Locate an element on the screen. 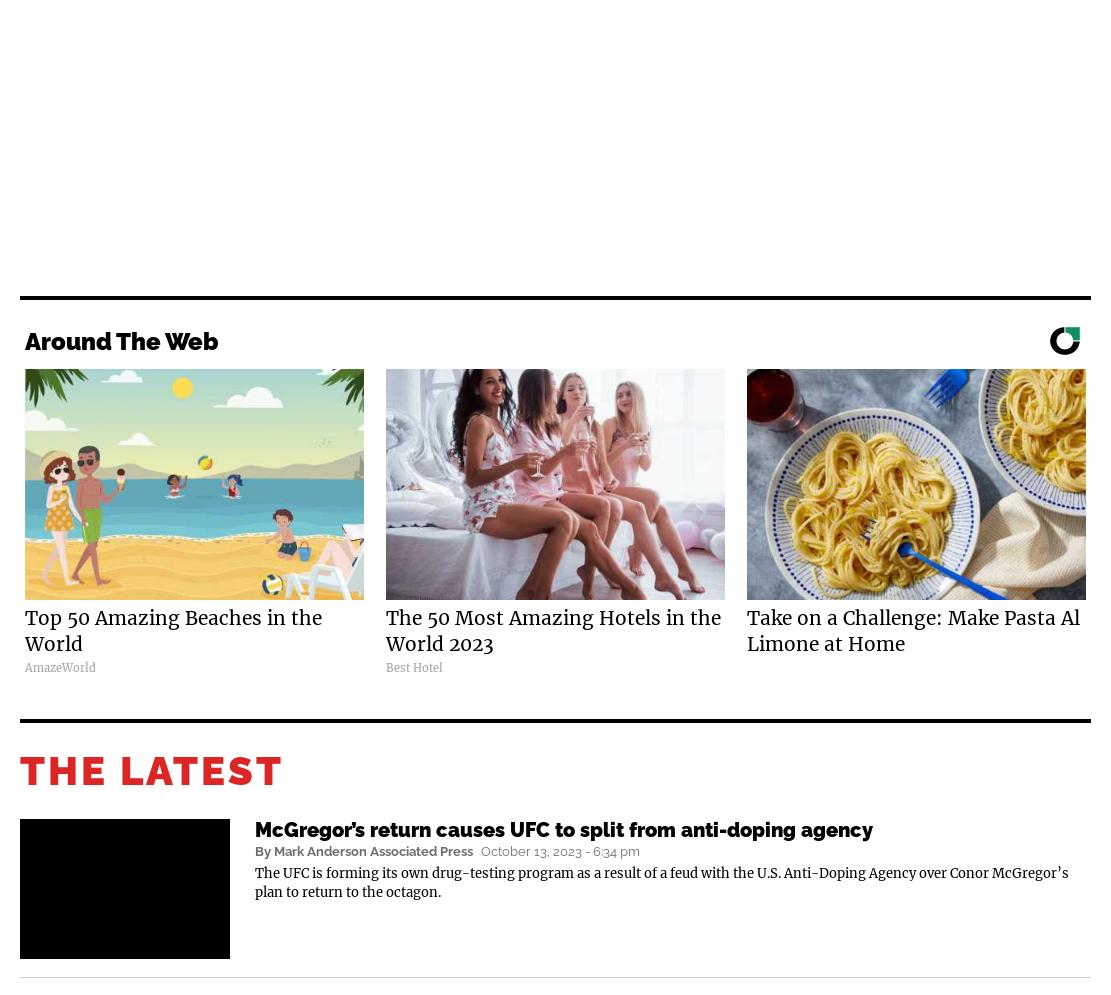 The height and width of the screenshot is (995, 1111). 'THE LATEST' is located at coordinates (151, 770).